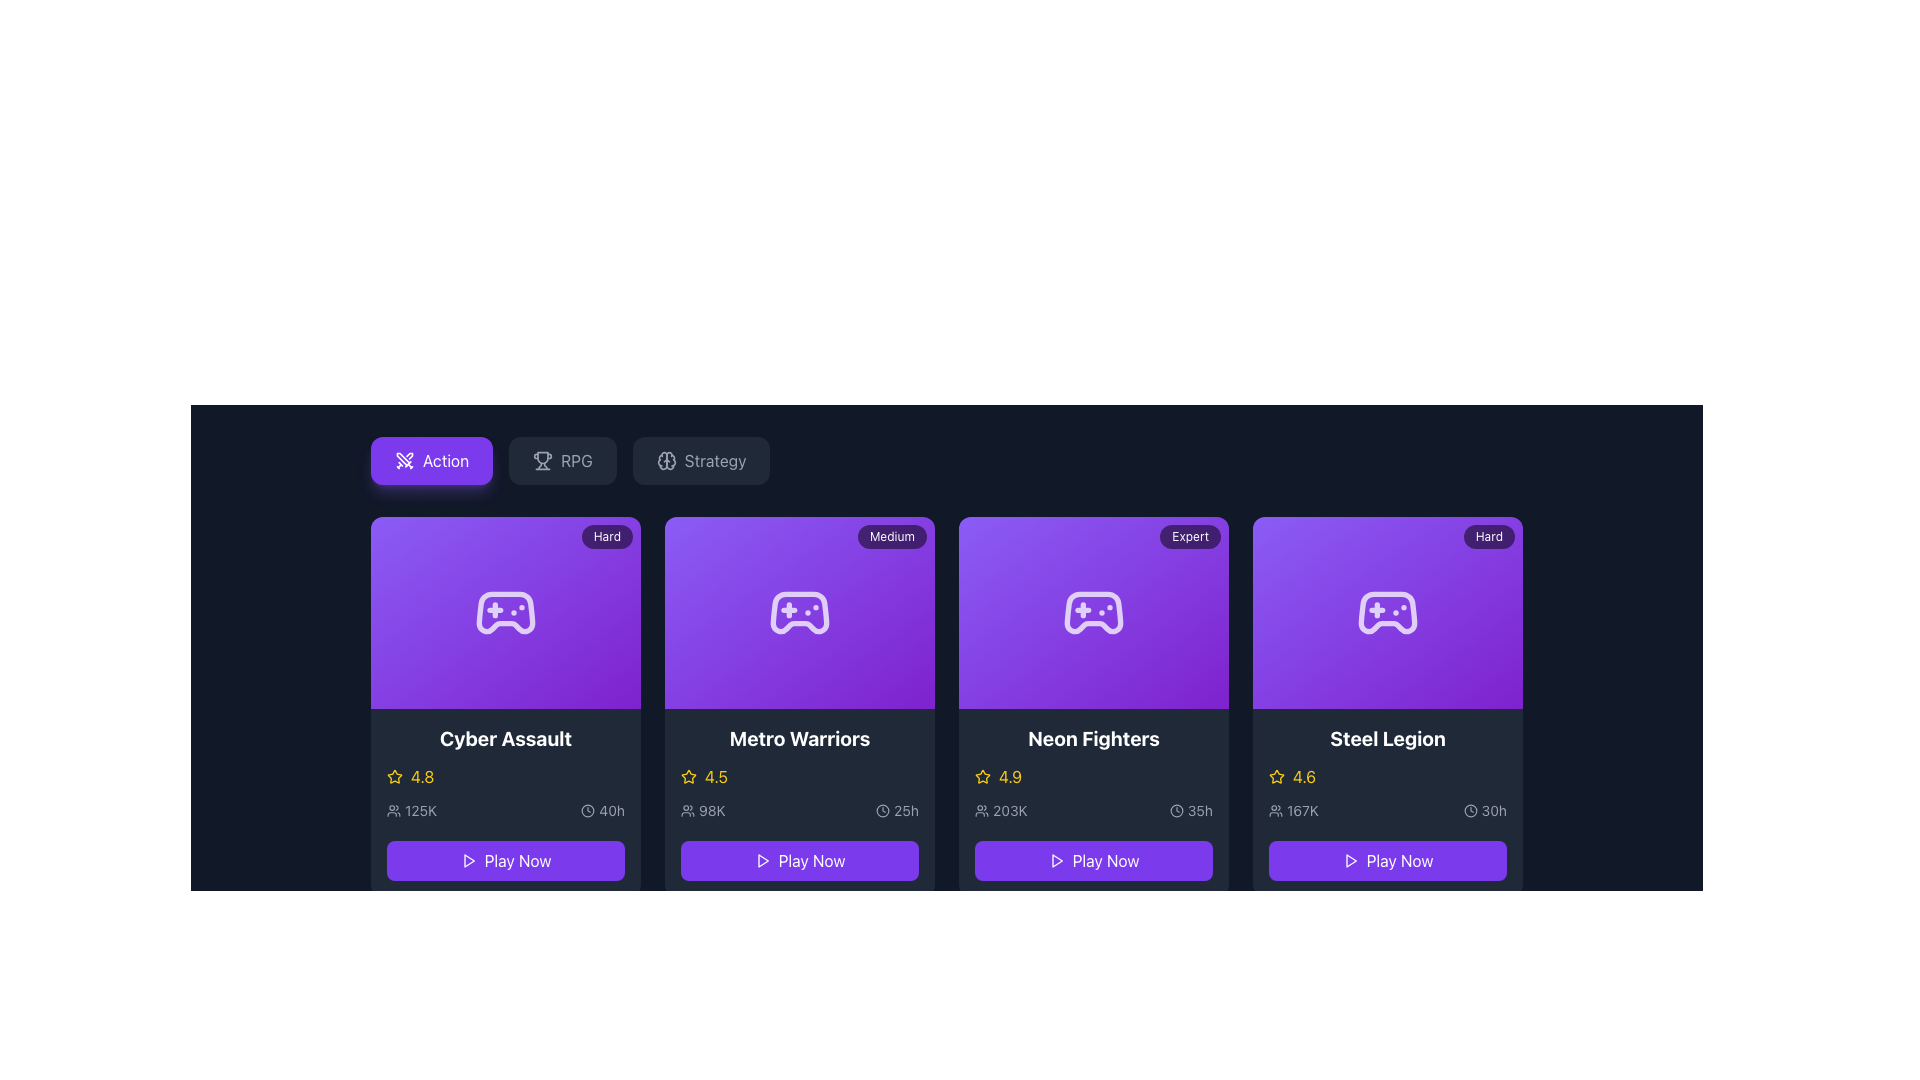 The image size is (1920, 1080). Describe the element at coordinates (800, 859) in the screenshot. I see `the 'Metro Warriors' button using the keyboard tab key` at that location.